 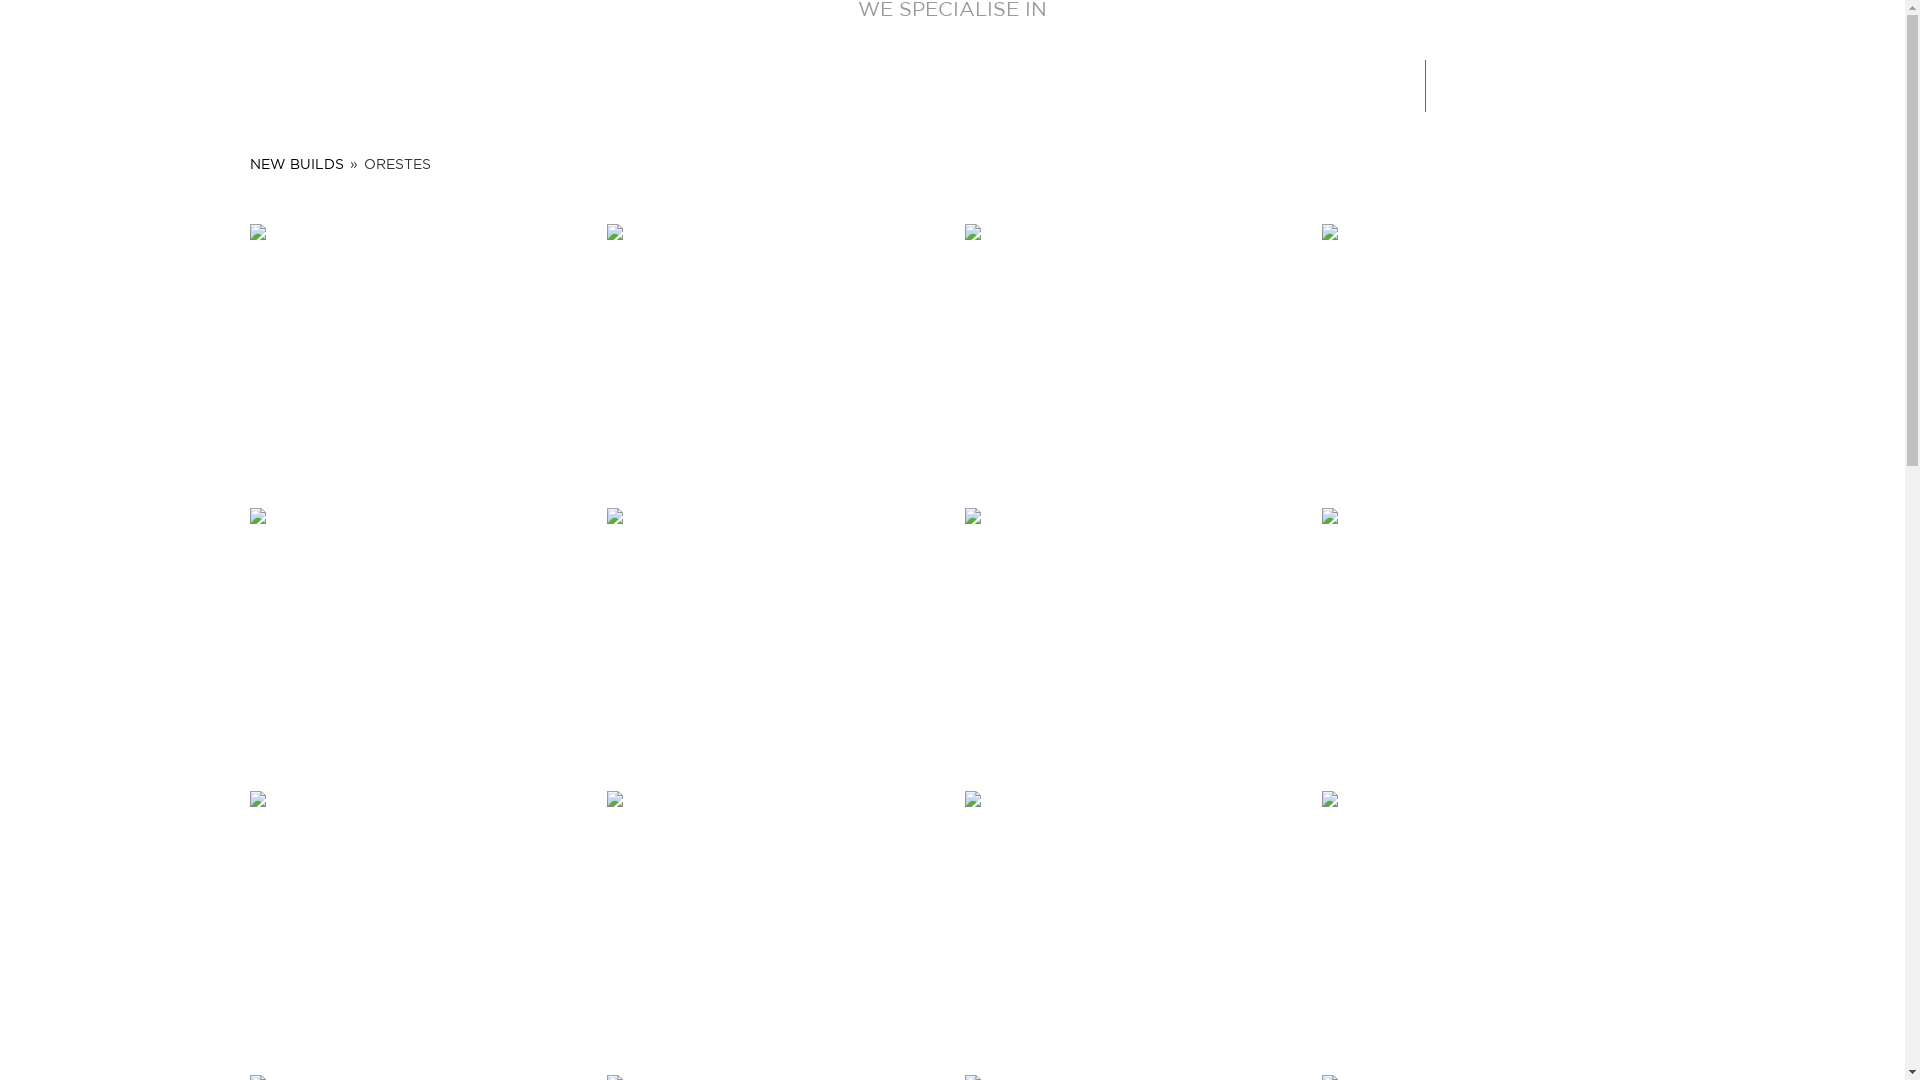 What do you see at coordinates (580, 82) in the screenshot?
I see `'HOME'` at bounding box center [580, 82].